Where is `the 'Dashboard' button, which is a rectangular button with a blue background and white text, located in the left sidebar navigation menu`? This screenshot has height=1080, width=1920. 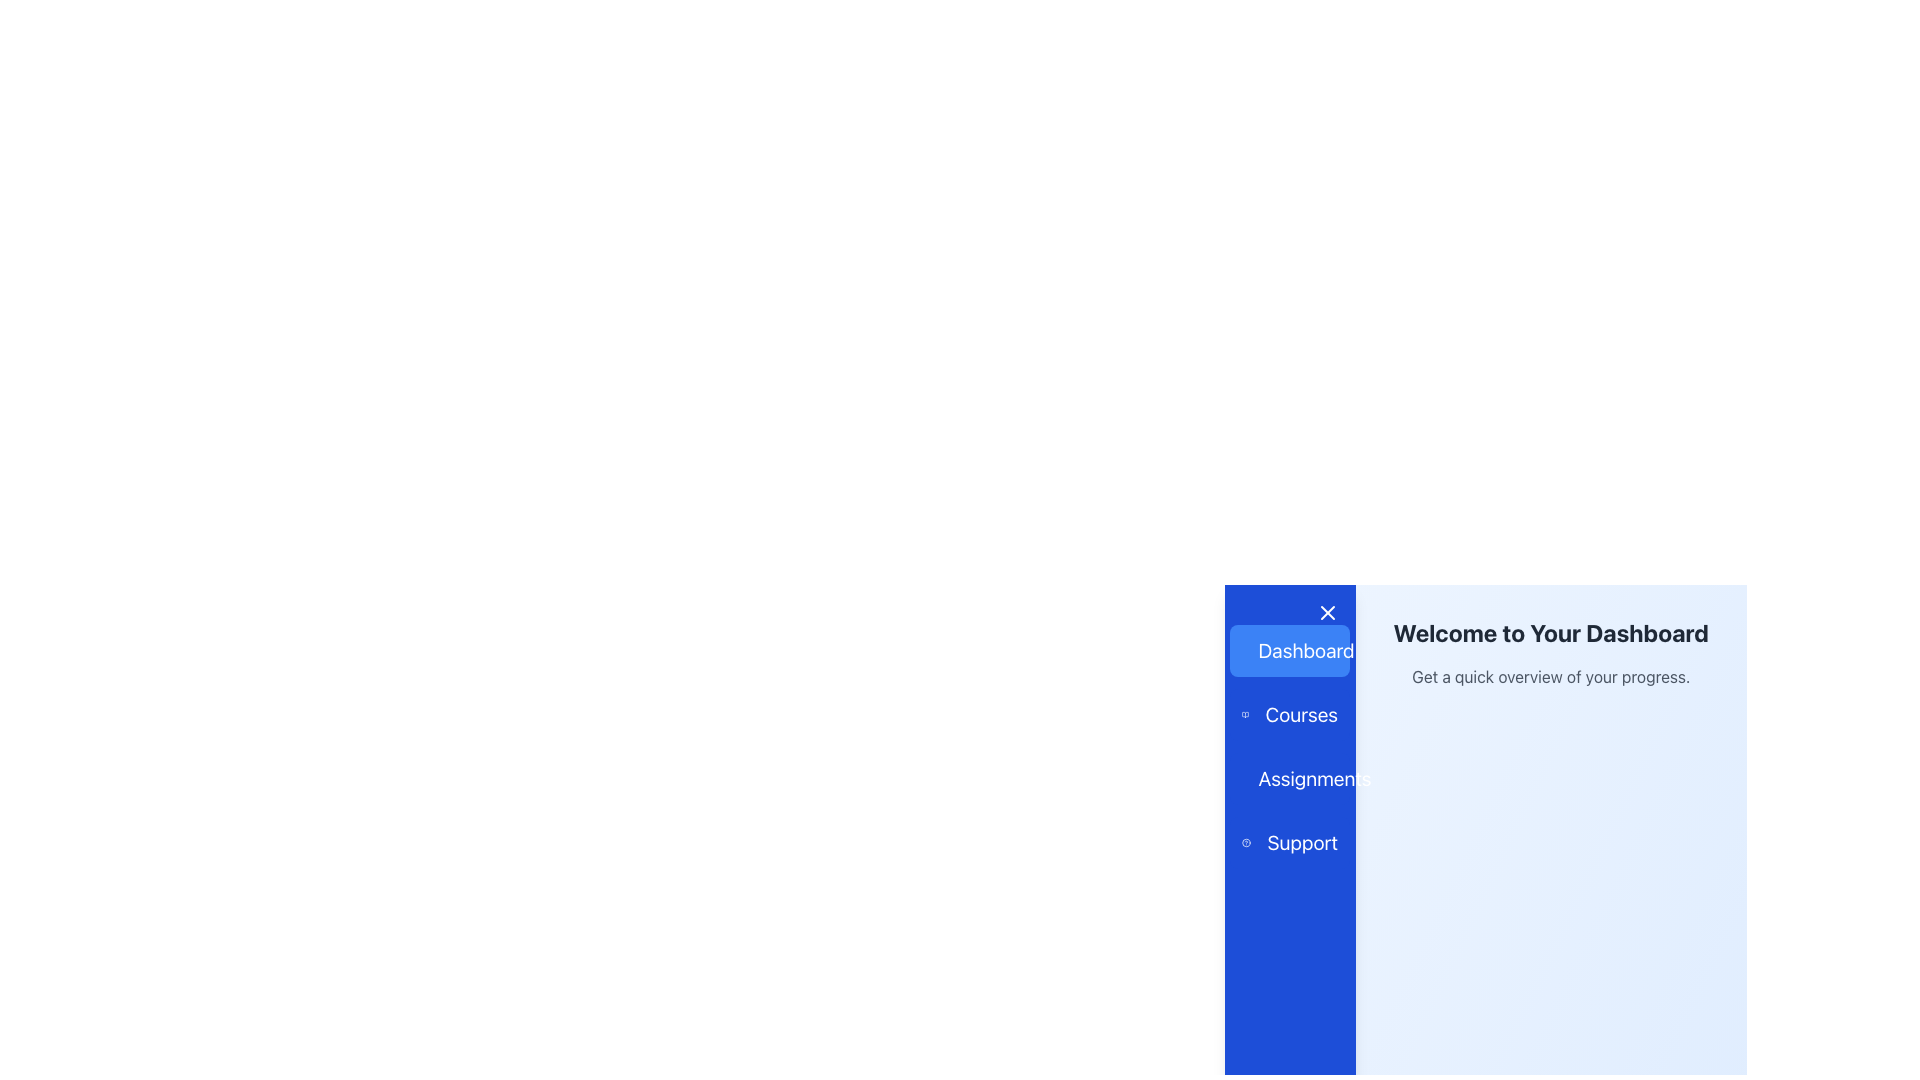 the 'Dashboard' button, which is a rectangular button with a blue background and white text, located in the left sidebar navigation menu is located at coordinates (1290, 651).